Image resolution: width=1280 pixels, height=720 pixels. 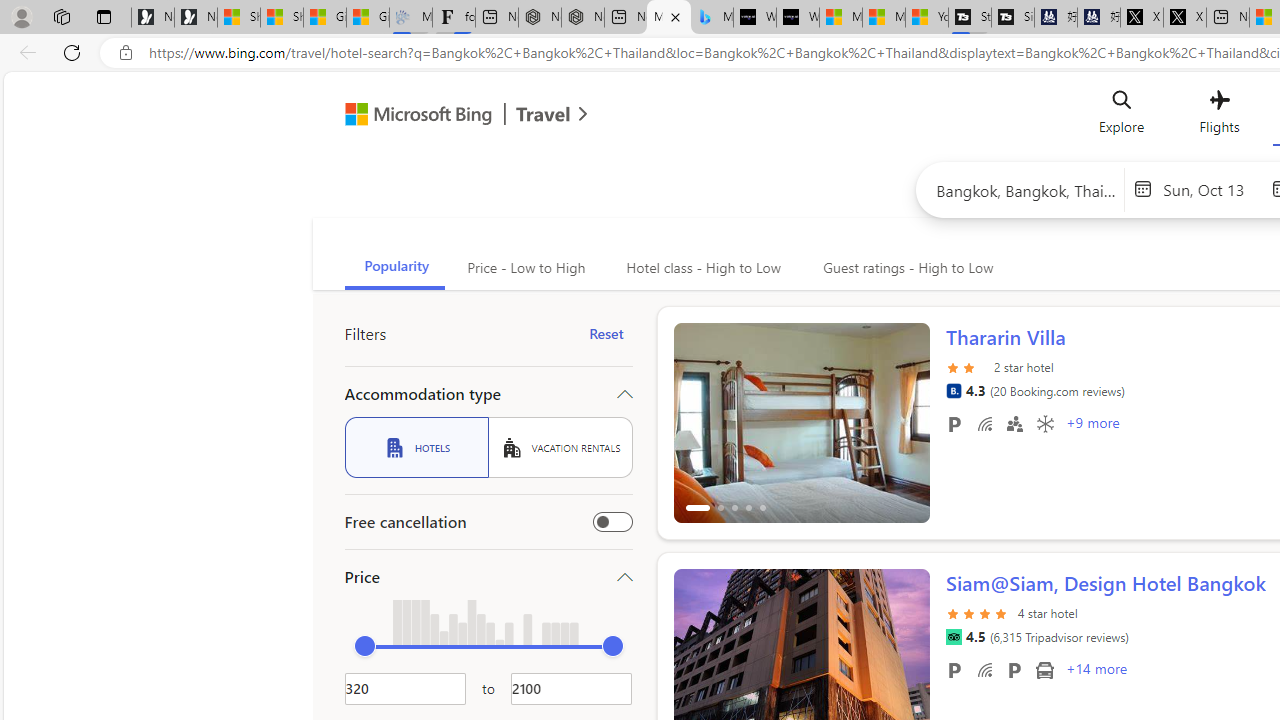 What do you see at coordinates (1094, 671) in the screenshot?
I see `'+14 More Amenities'` at bounding box center [1094, 671].